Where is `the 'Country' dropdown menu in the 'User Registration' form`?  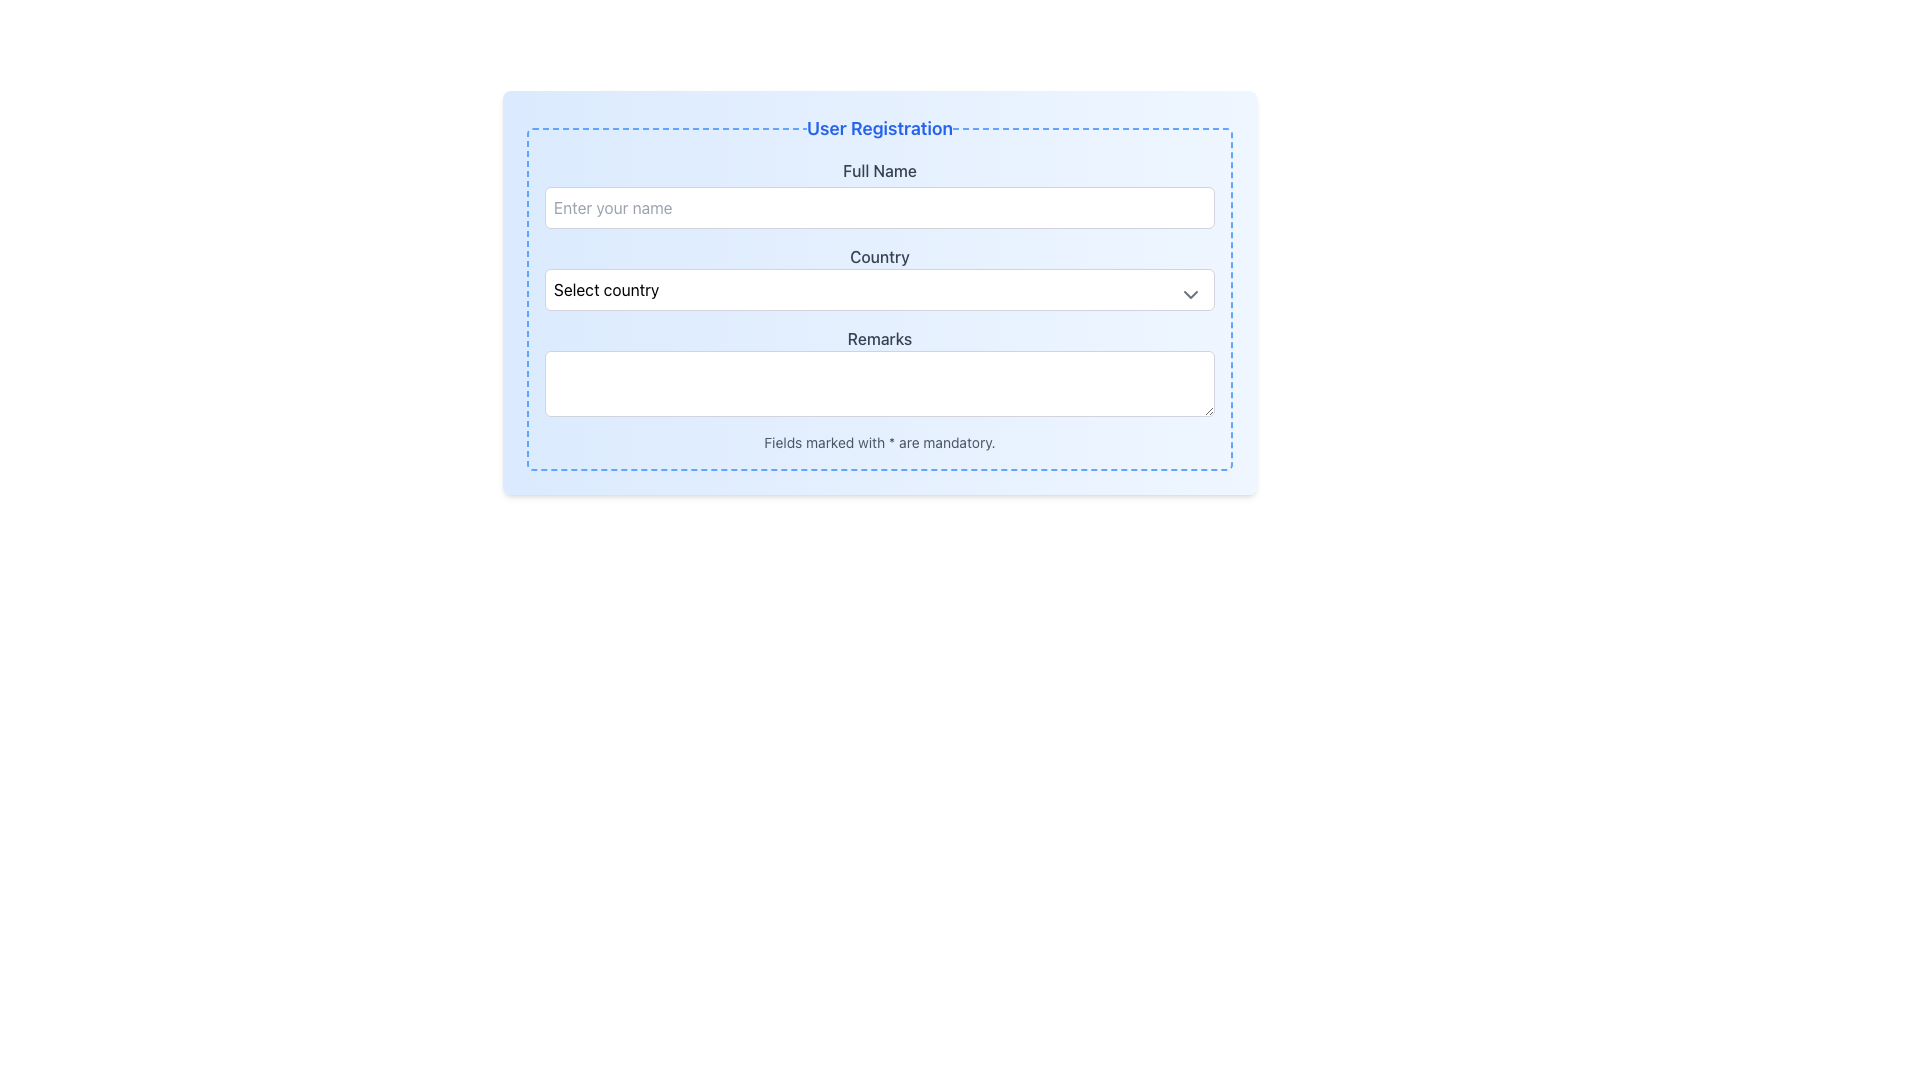 the 'Country' dropdown menu in the 'User Registration' form is located at coordinates (879, 293).